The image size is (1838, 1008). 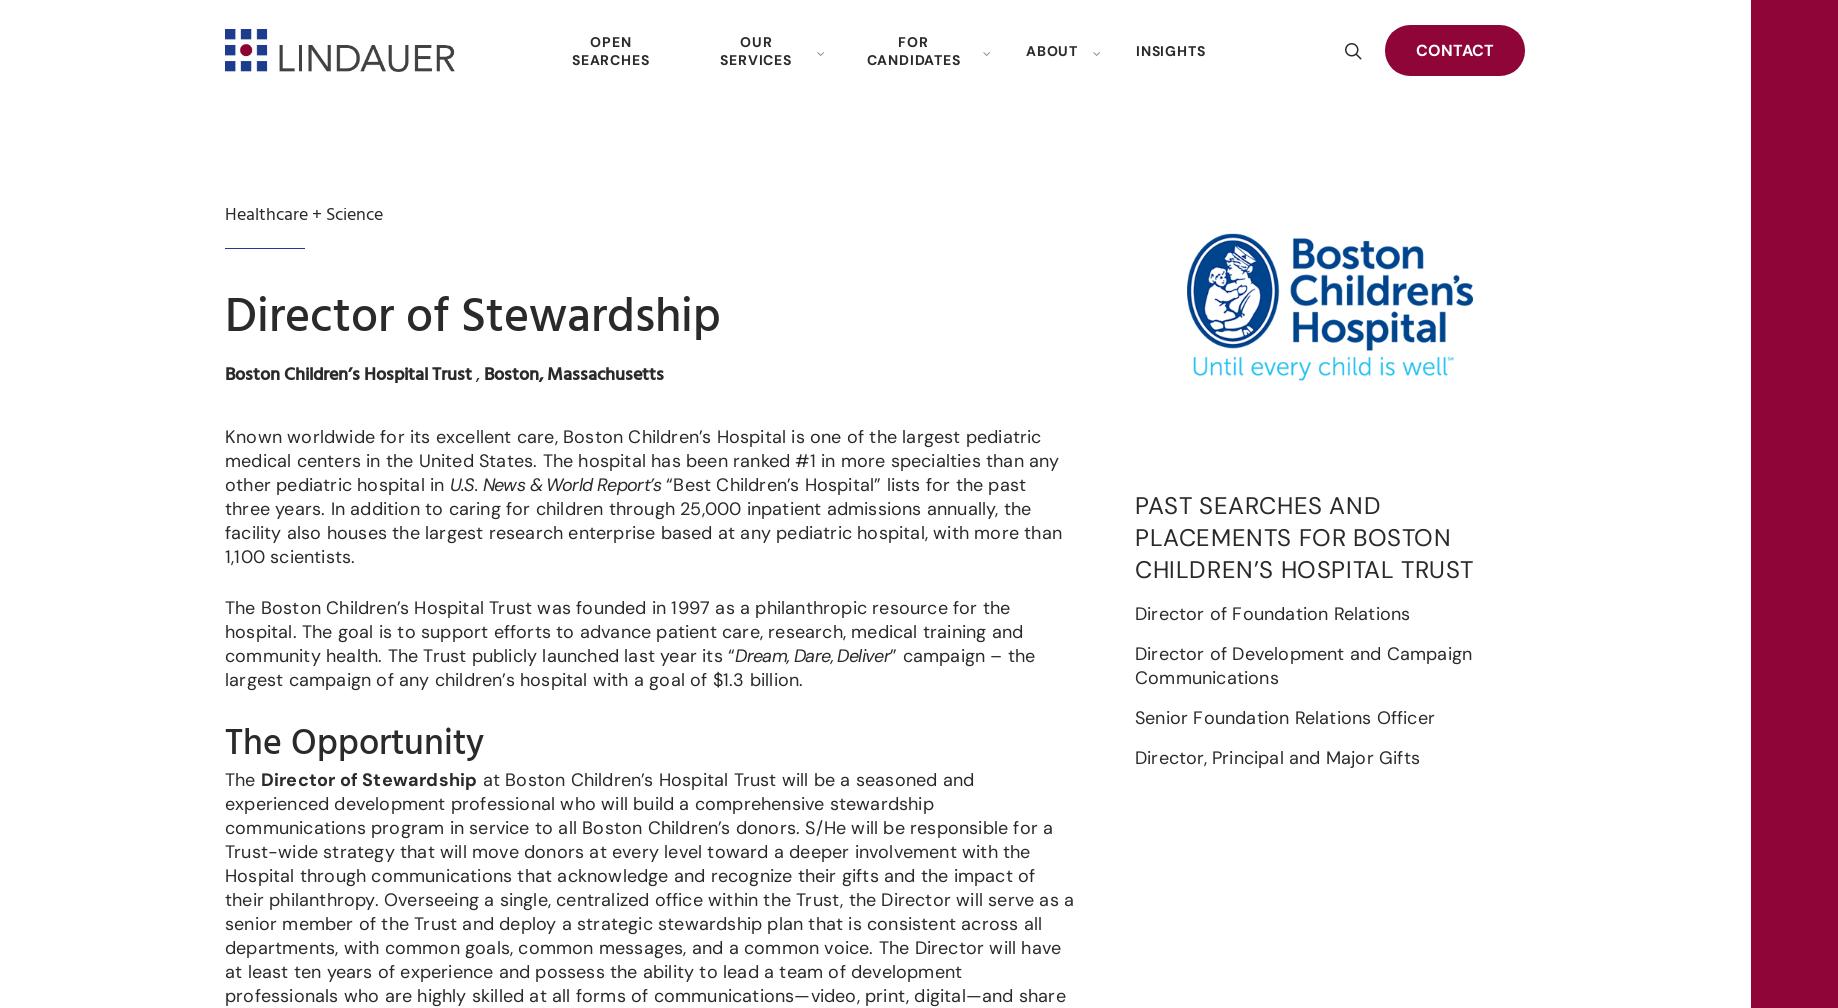 What do you see at coordinates (1134, 664) in the screenshot?
I see `'Director of Development and Campaign Communications'` at bounding box center [1134, 664].